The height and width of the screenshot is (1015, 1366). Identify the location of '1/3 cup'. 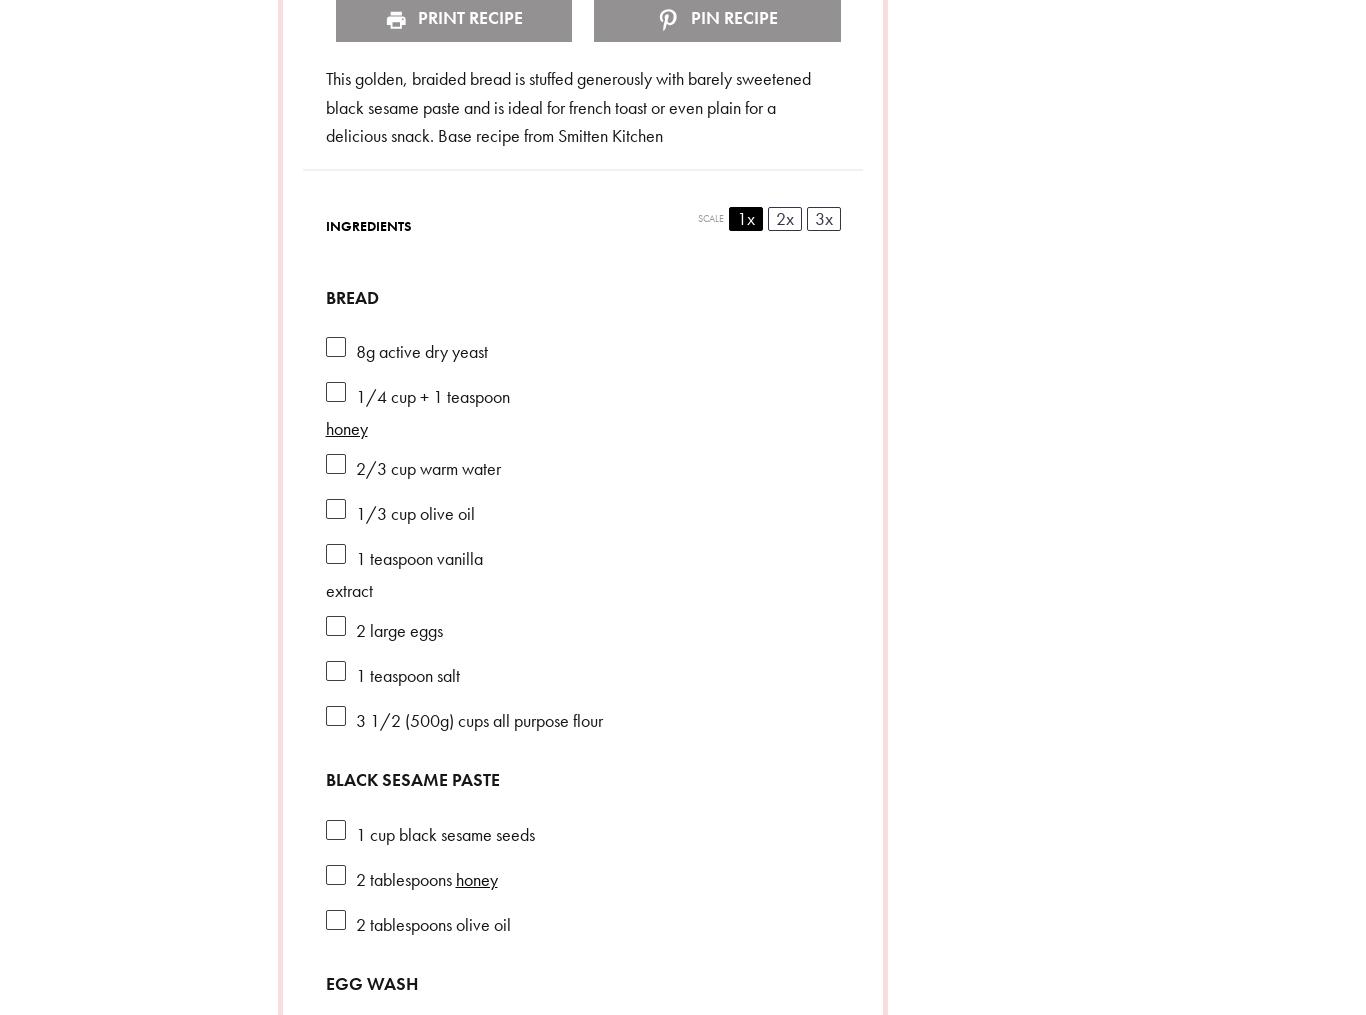
(383, 512).